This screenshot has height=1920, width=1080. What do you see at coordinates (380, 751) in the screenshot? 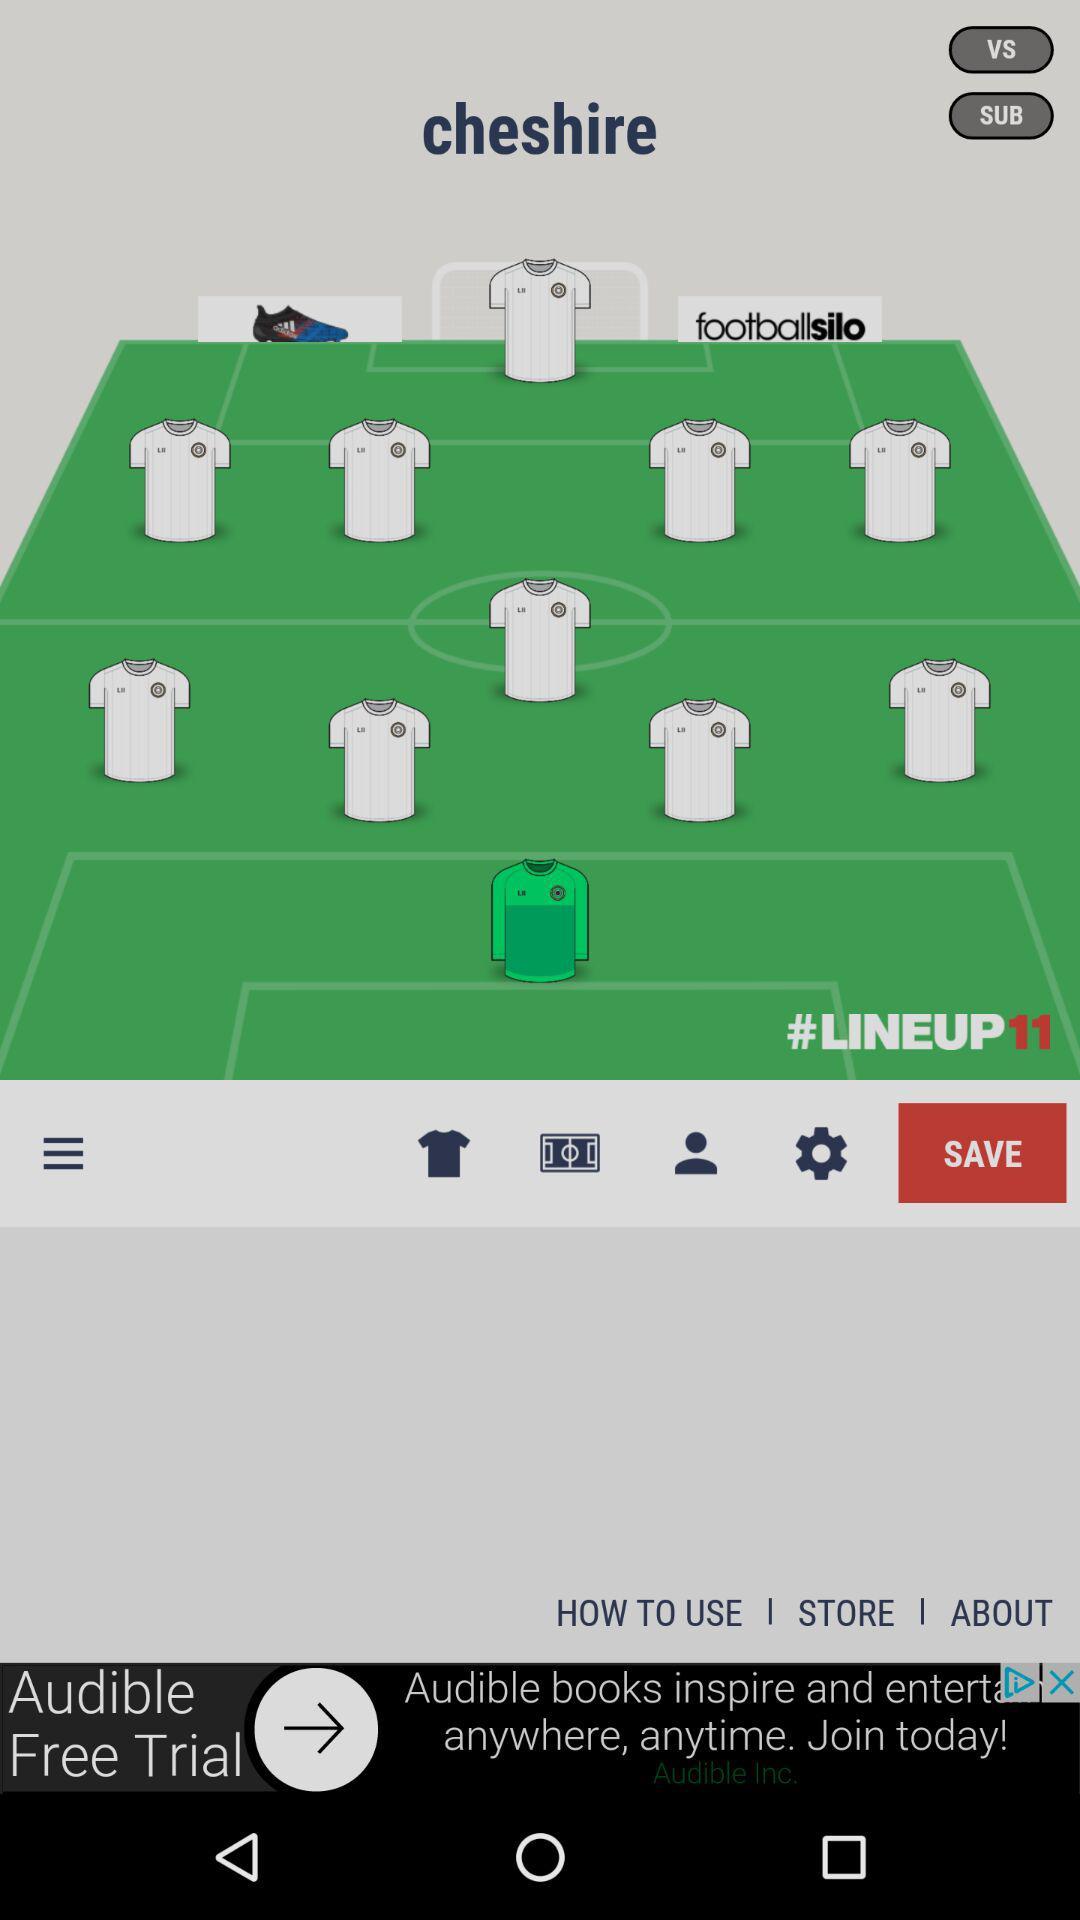
I see `the first white shirt which is left to green shirt` at bounding box center [380, 751].